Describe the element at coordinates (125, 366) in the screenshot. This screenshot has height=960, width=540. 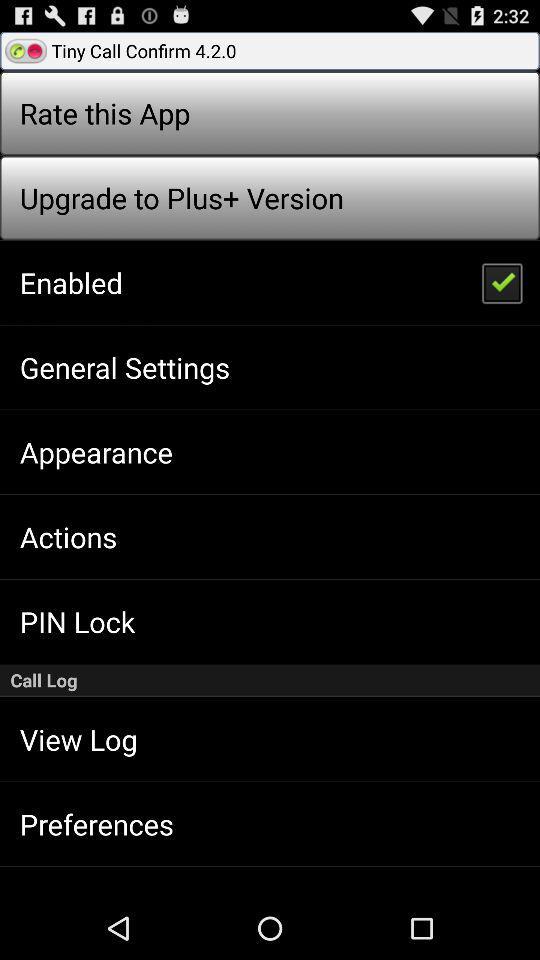
I see `the app above the appearance icon` at that location.